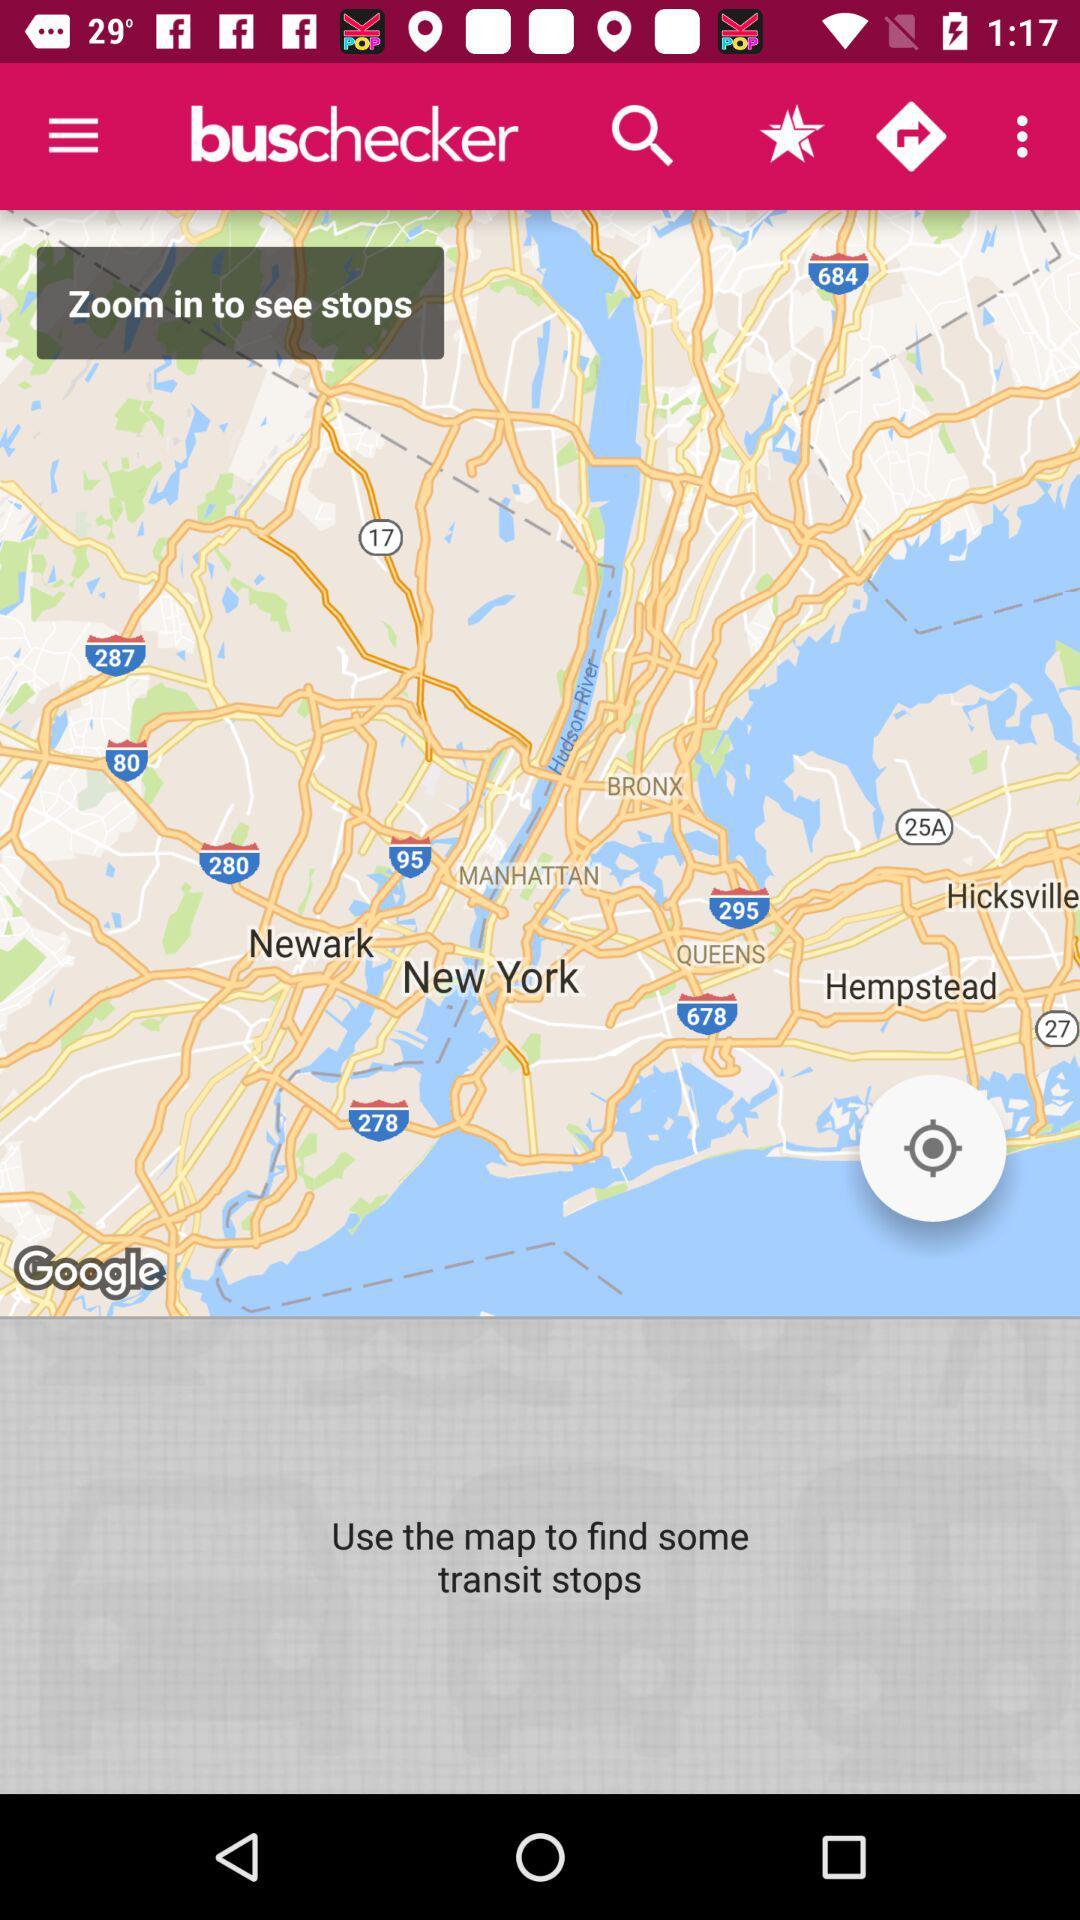  I want to click on the item at the center, so click(540, 762).